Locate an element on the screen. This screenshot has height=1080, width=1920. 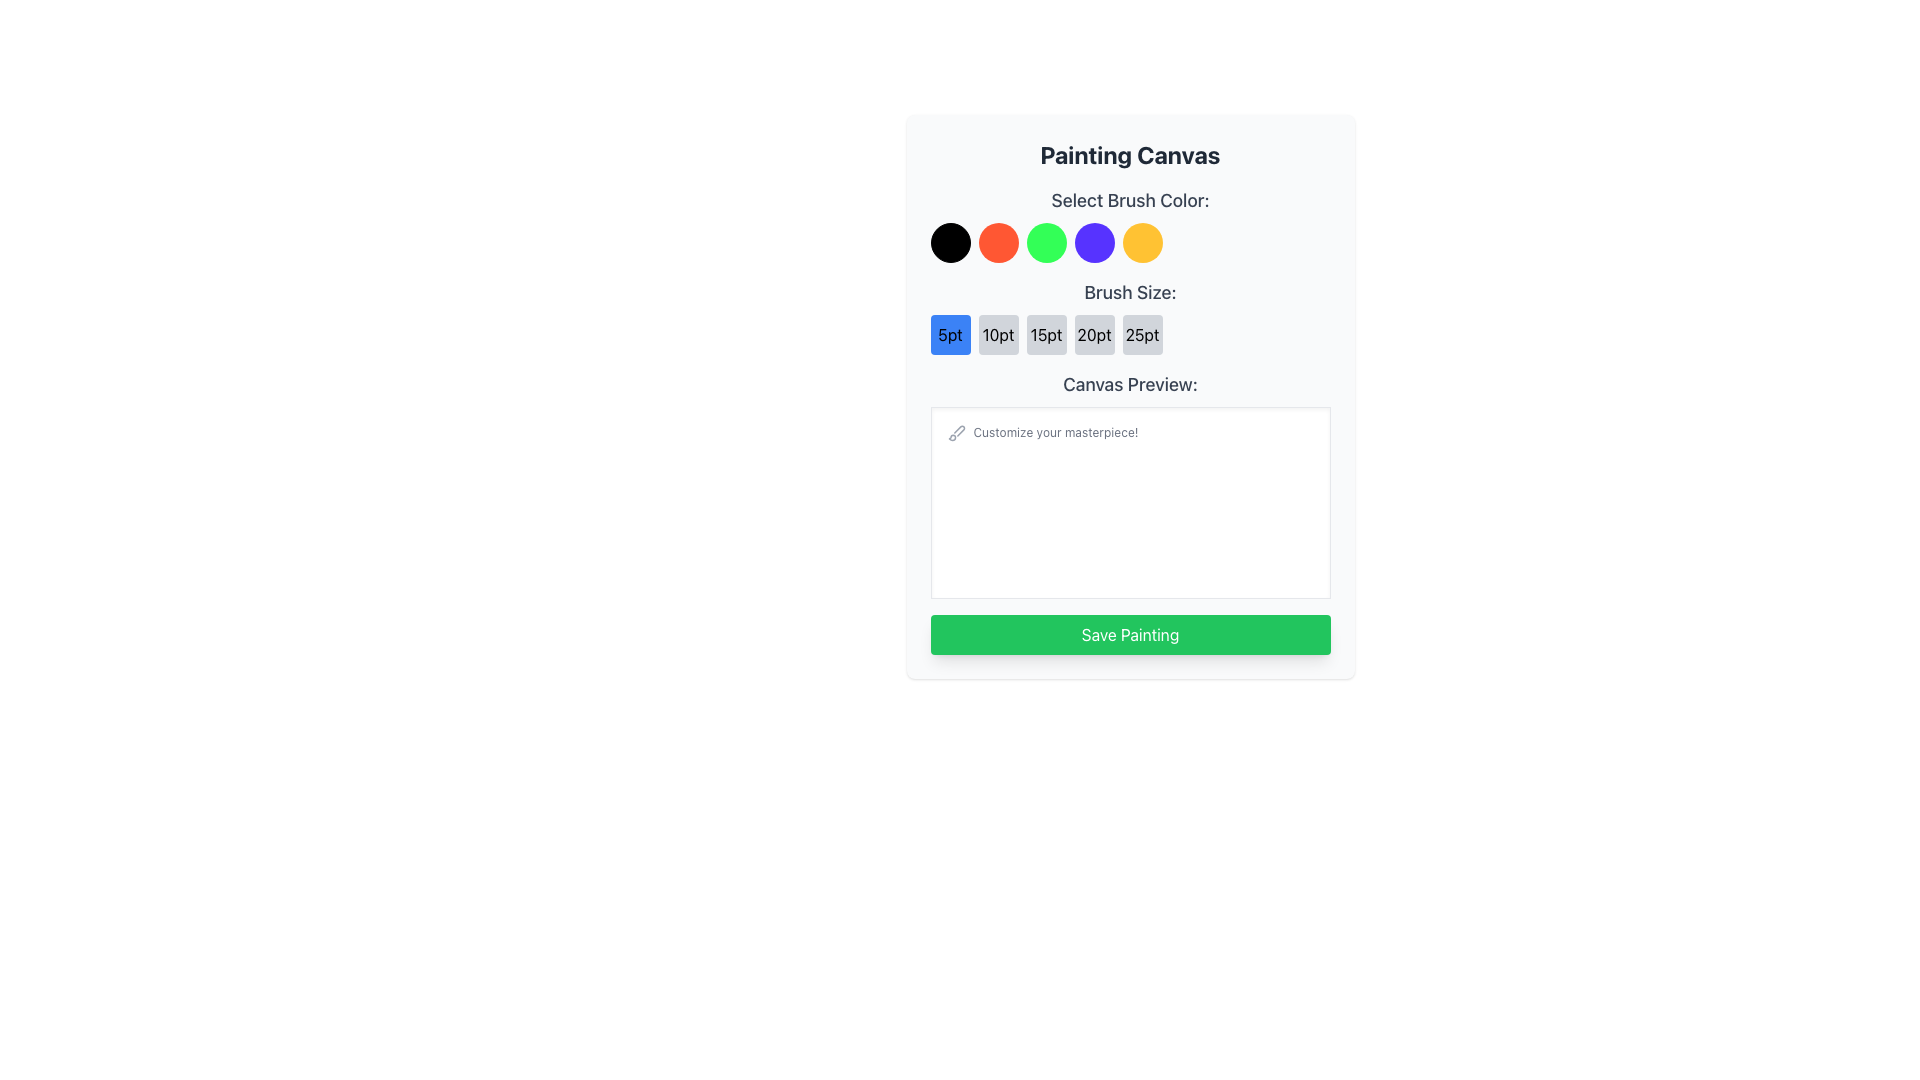
the '25pt' button, which is the last in a group of brush size buttons beneath the 'Brush Size:' label in the 'Painting Canvas' panel is located at coordinates (1142, 334).